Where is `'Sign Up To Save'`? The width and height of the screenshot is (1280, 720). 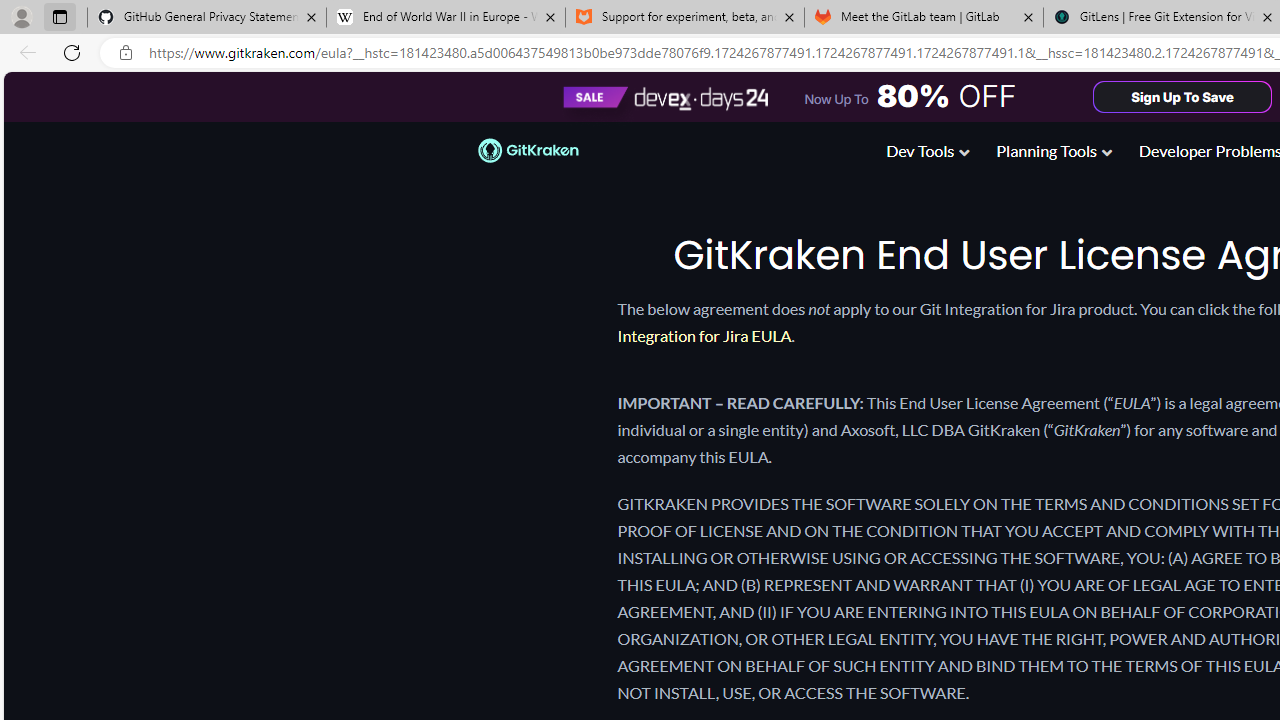
'Sign Up To Save' is located at coordinates (1183, 96).